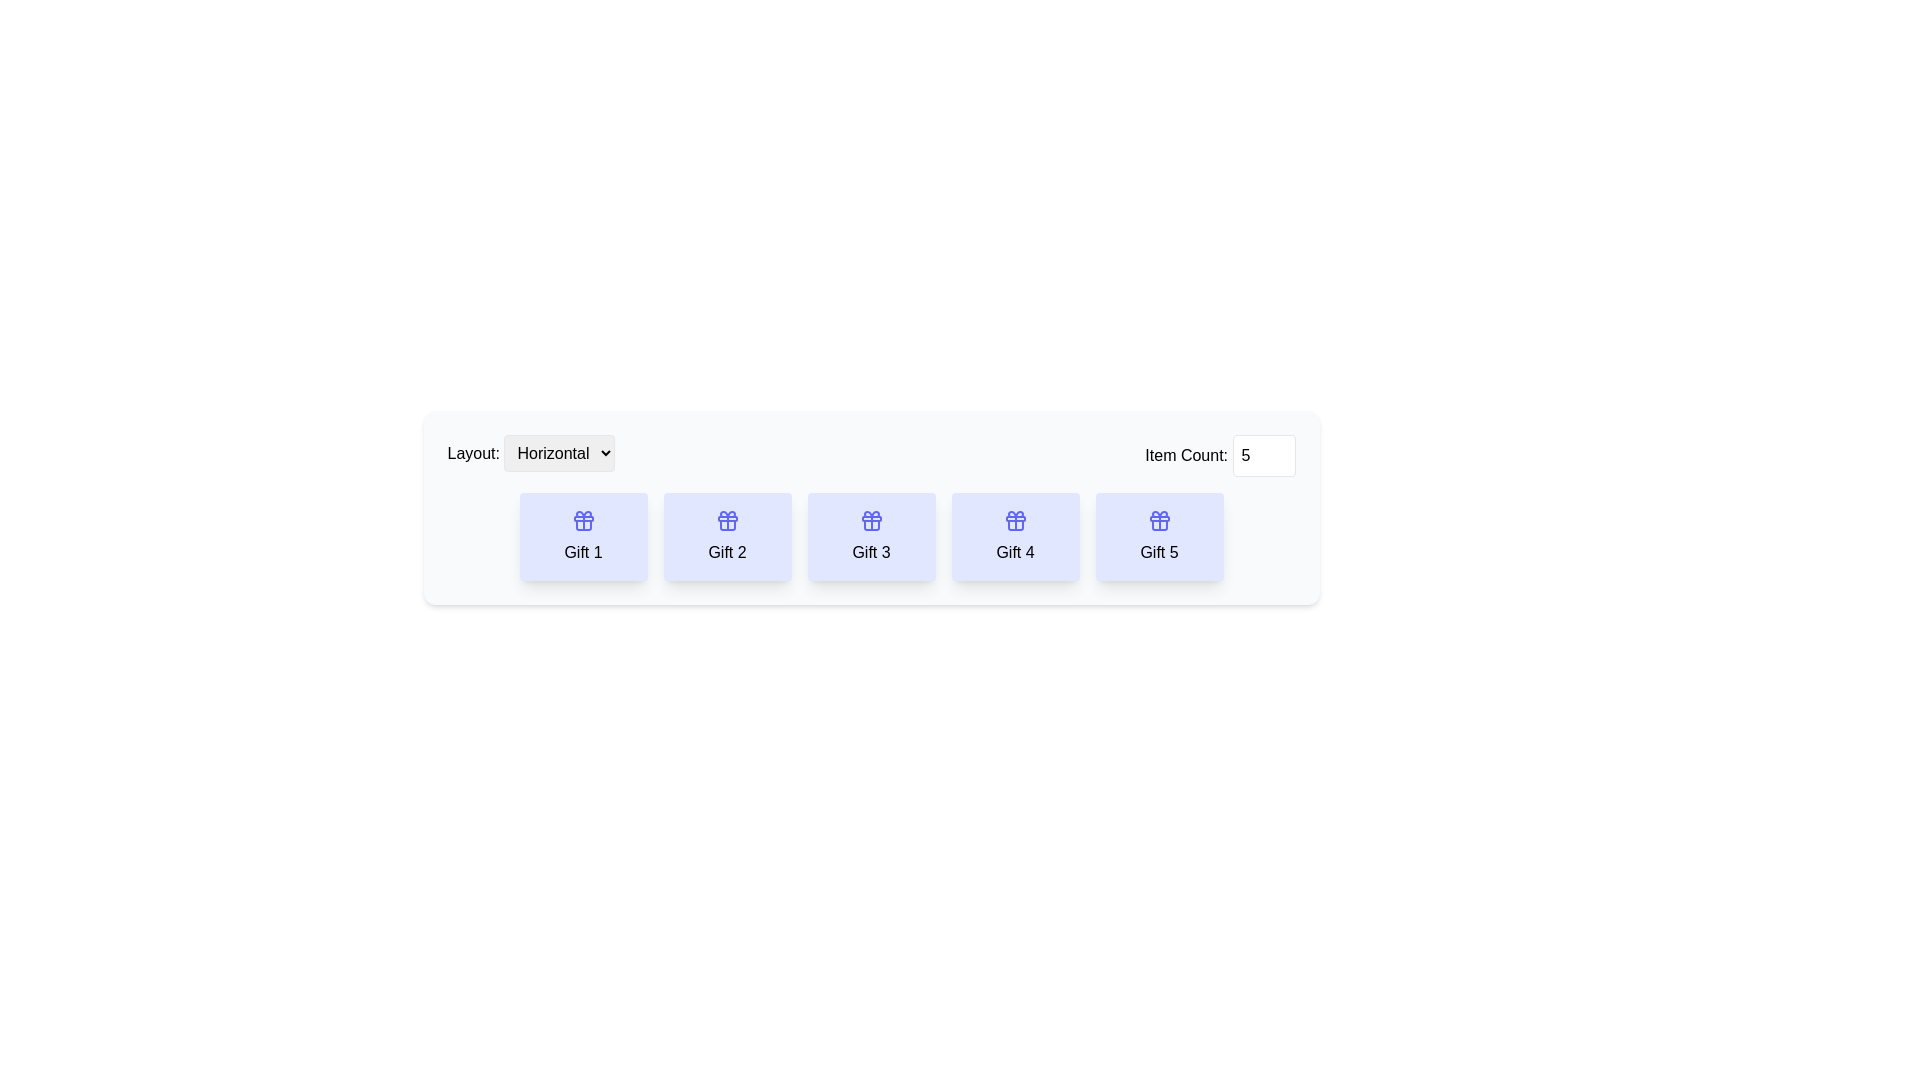  What do you see at coordinates (1159, 519) in the screenshot?
I see `gift icon with a bow and box shape, styled in vivid indigo color, located above the text label 'Gift 5'` at bounding box center [1159, 519].